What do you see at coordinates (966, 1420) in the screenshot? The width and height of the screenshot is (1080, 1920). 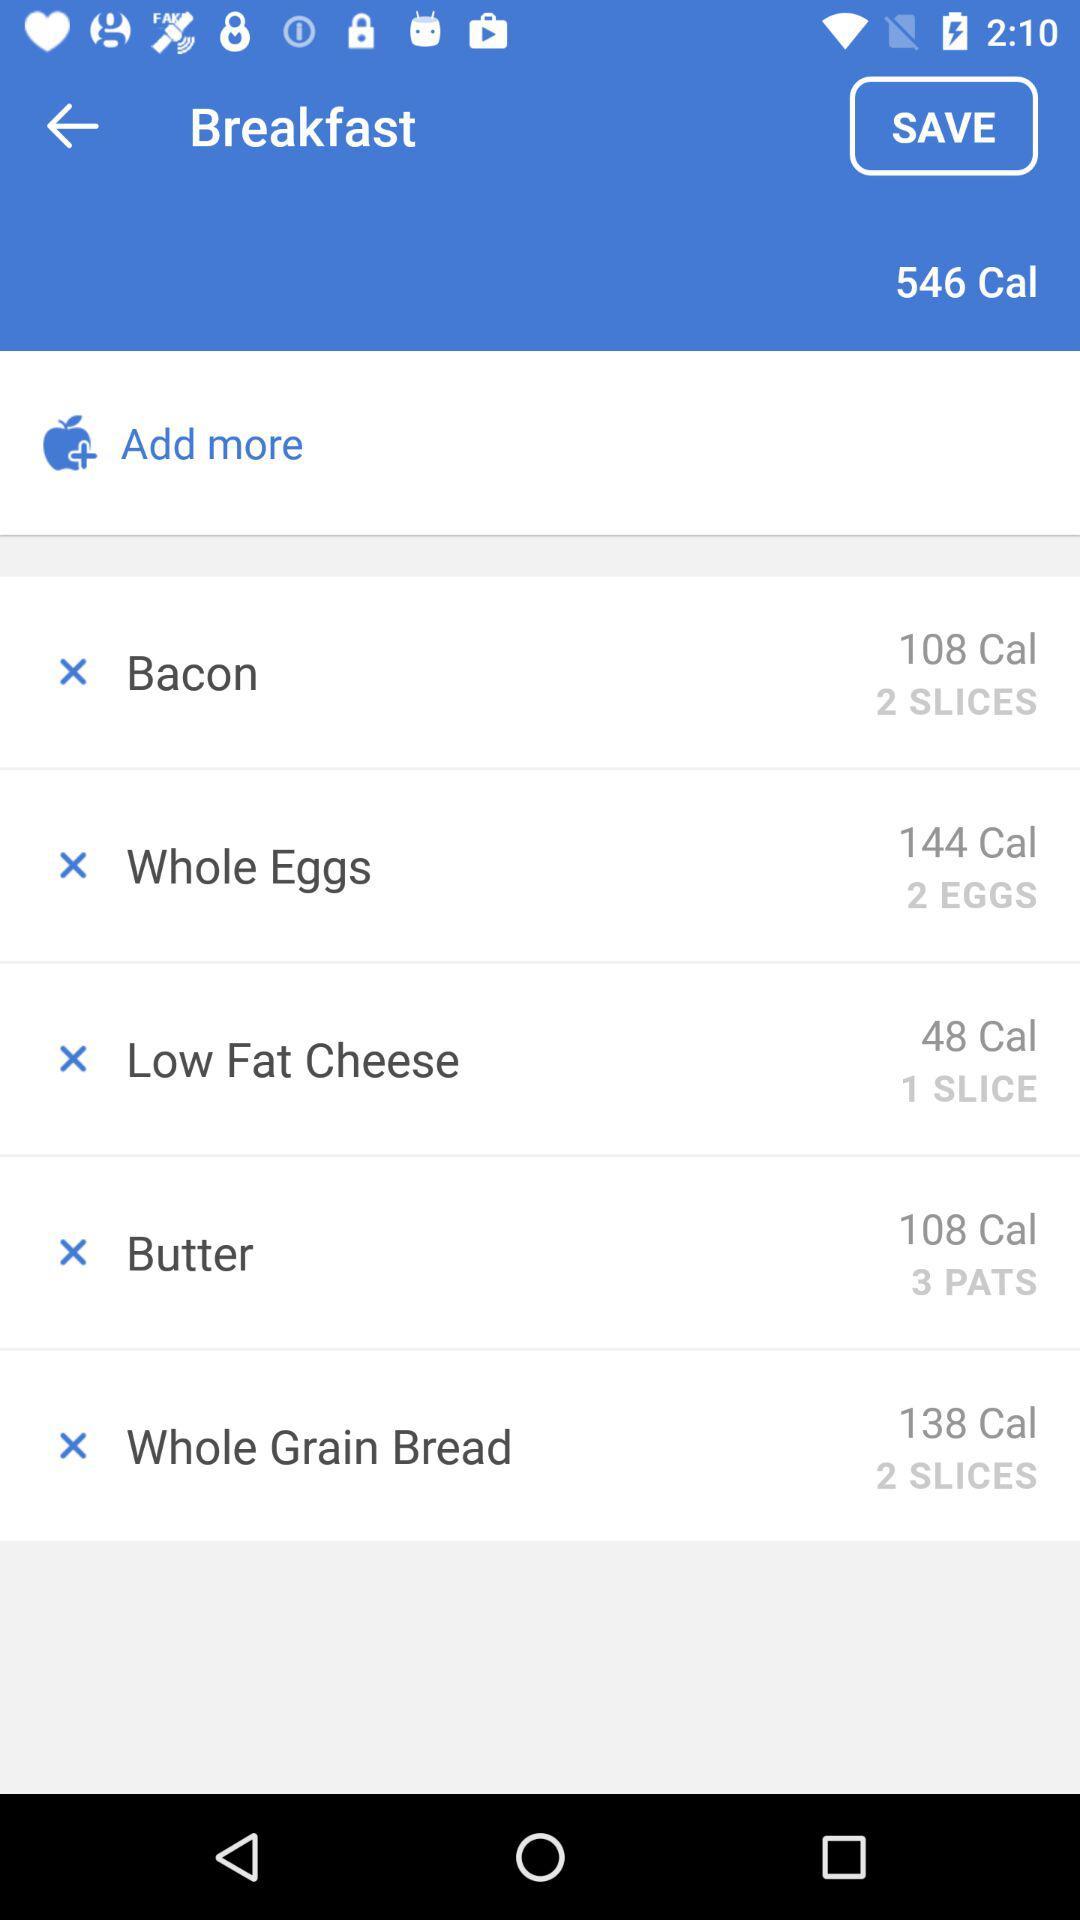 I see `item to the right of whole grain bread item` at bounding box center [966, 1420].